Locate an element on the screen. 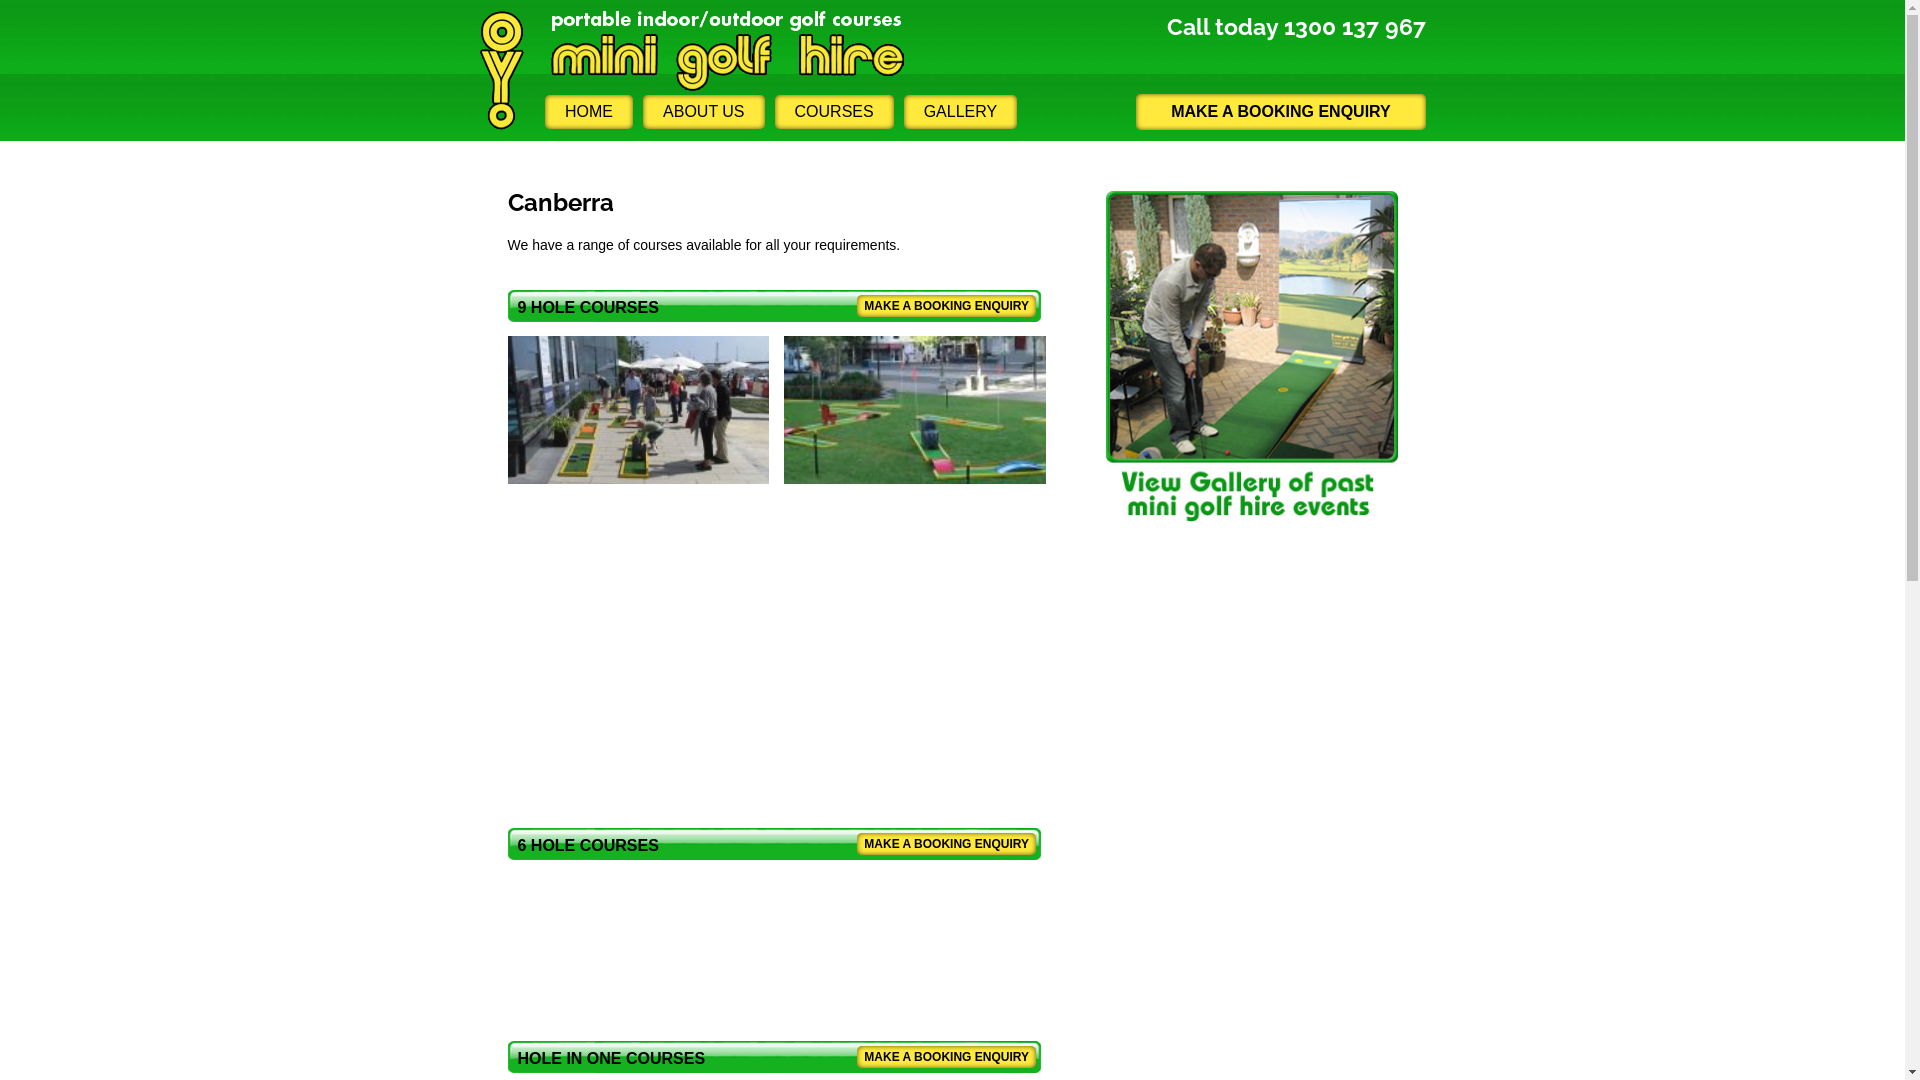 The height and width of the screenshot is (1080, 1920). 'MAKE A BOOKING ENQUIRY' is located at coordinates (945, 844).